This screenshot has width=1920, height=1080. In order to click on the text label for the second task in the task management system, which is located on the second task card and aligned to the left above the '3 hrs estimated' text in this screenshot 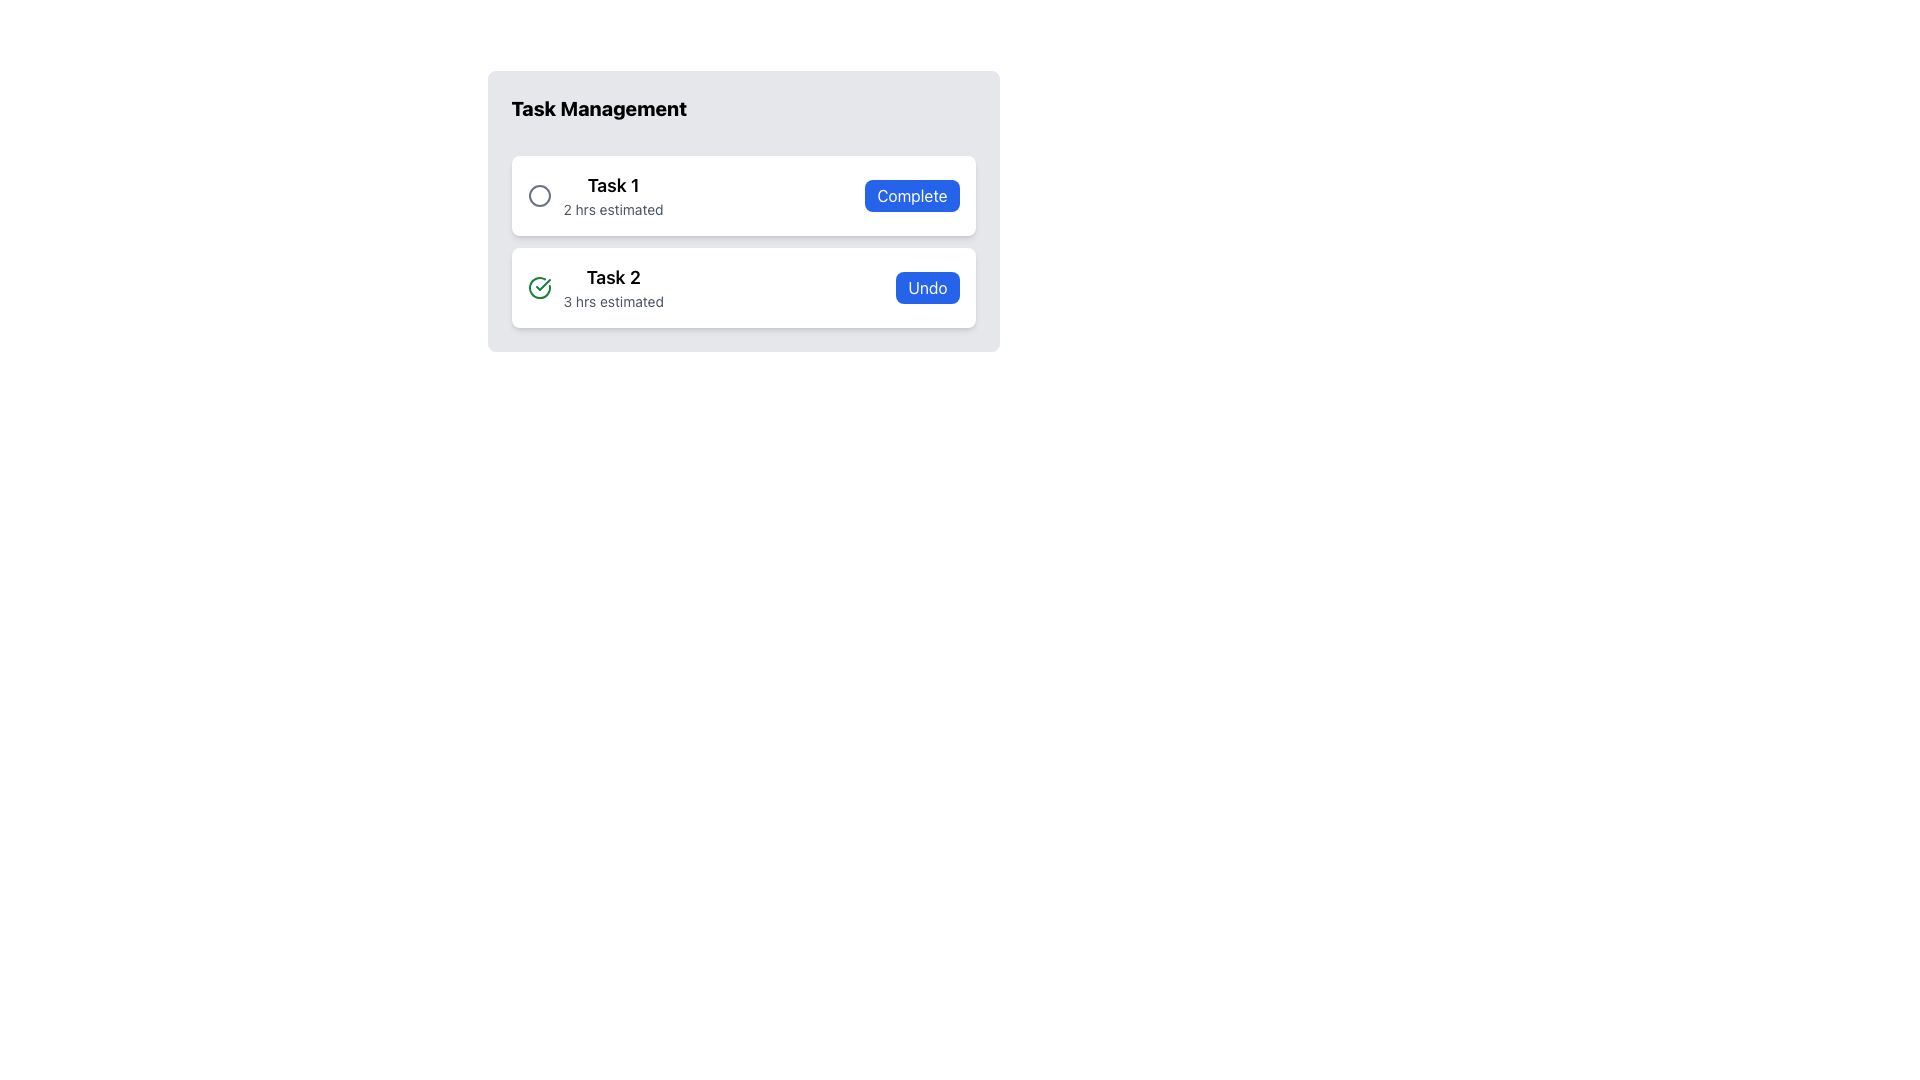, I will do `click(612, 277)`.